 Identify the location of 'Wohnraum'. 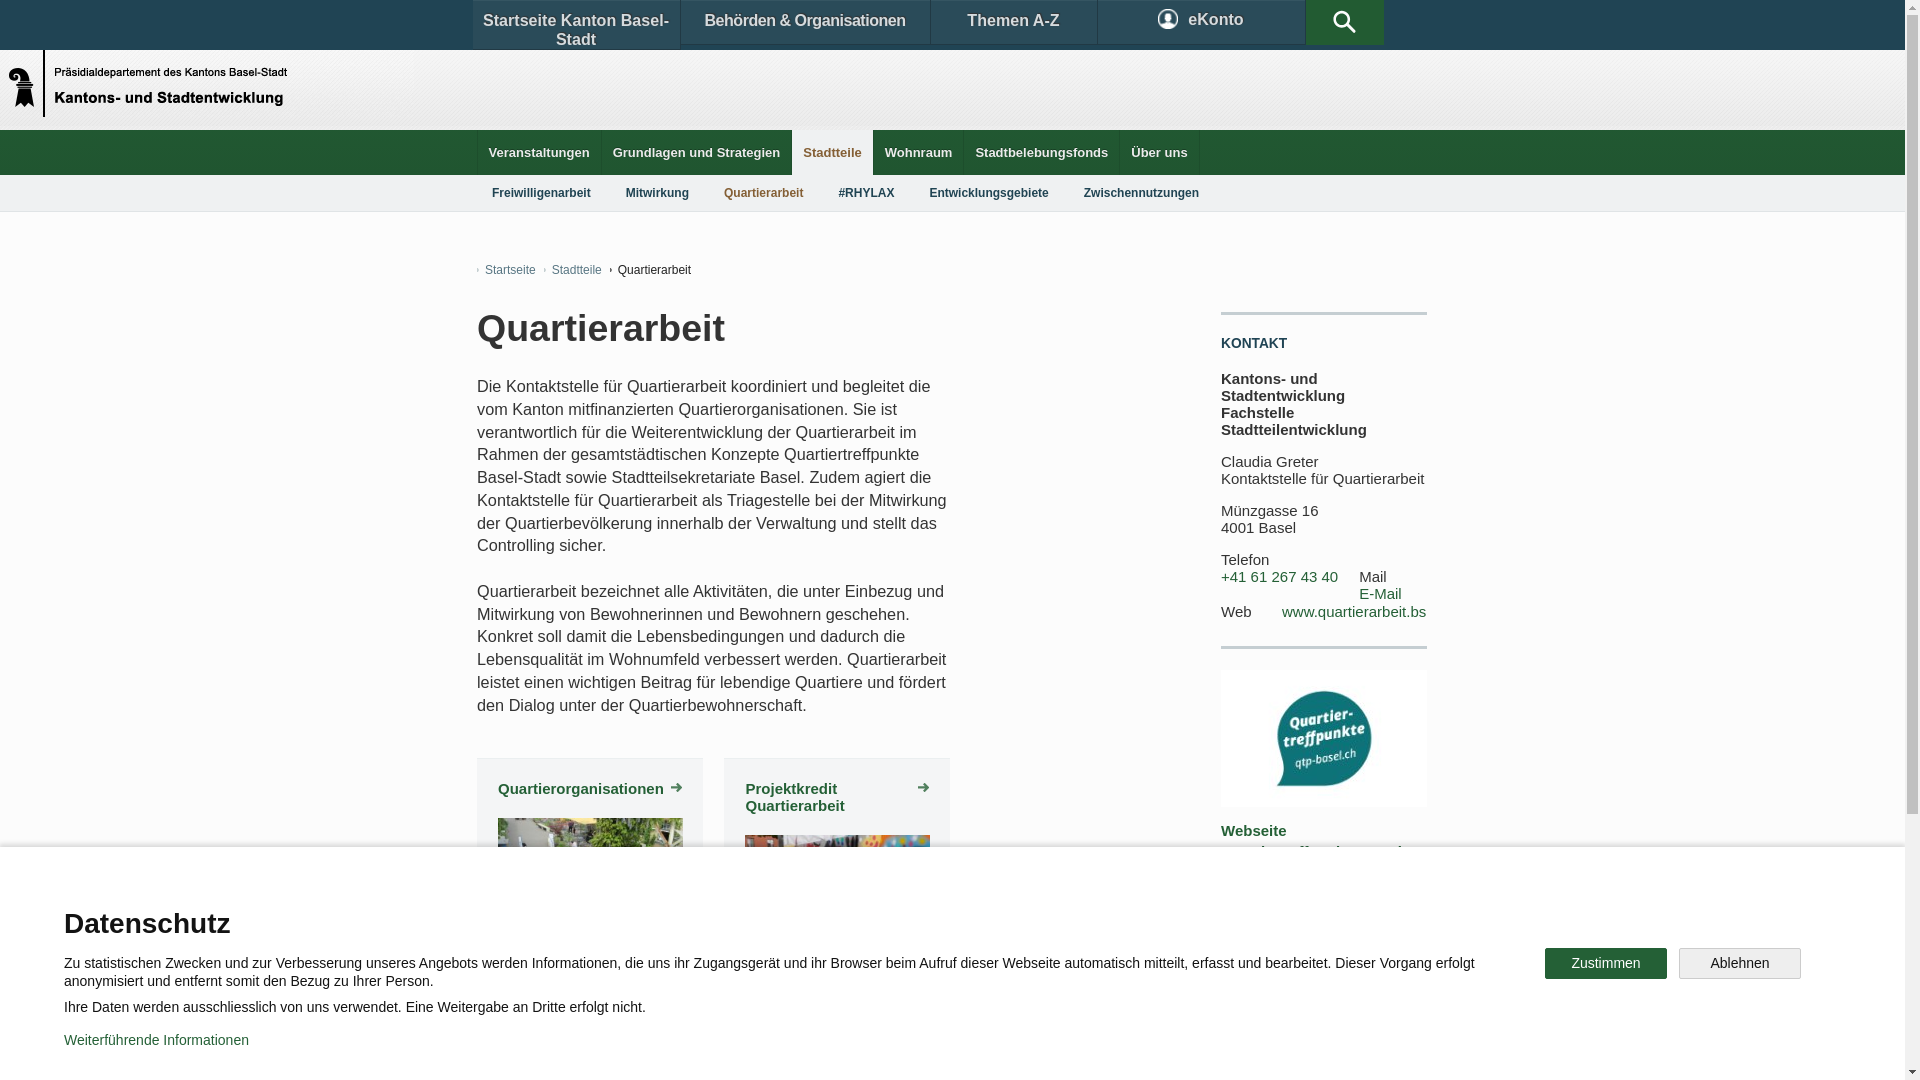
(917, 151).